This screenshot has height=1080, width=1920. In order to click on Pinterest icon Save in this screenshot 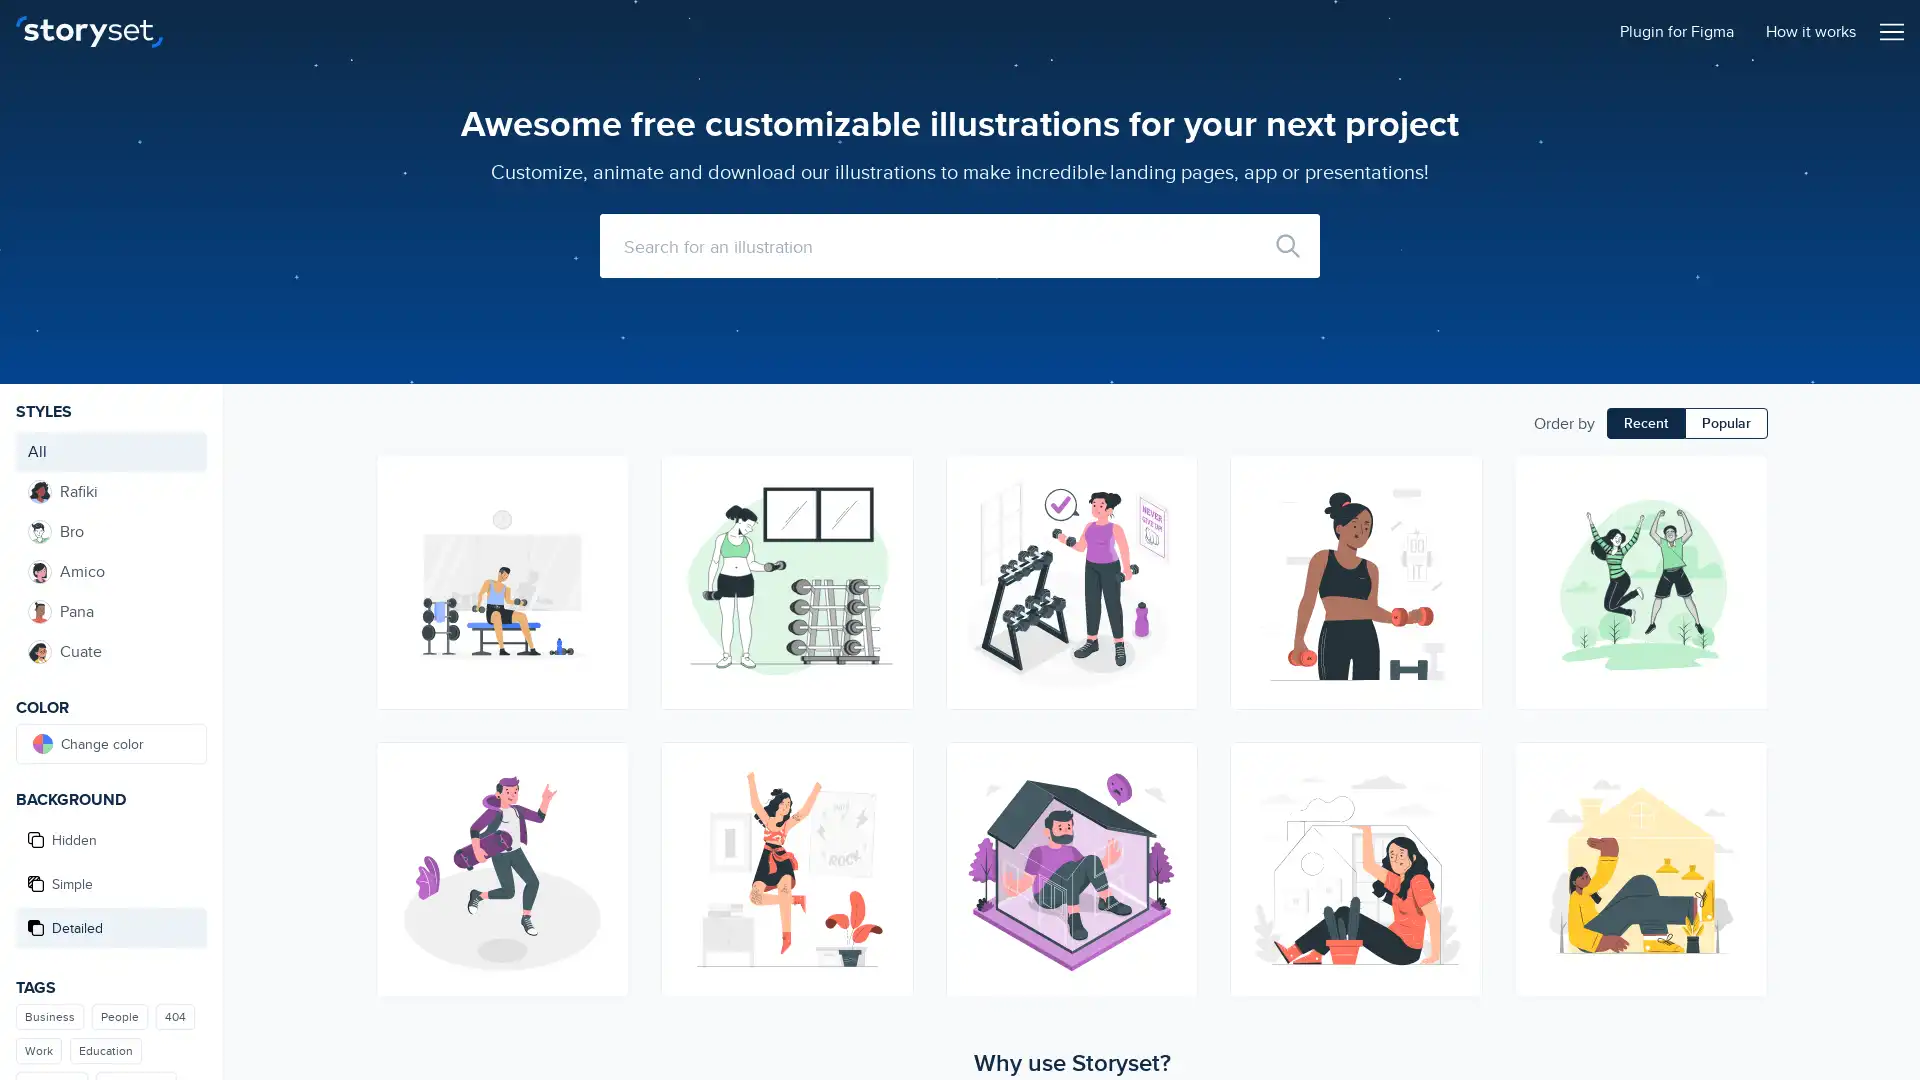, I will do `click(1458, 551)`.